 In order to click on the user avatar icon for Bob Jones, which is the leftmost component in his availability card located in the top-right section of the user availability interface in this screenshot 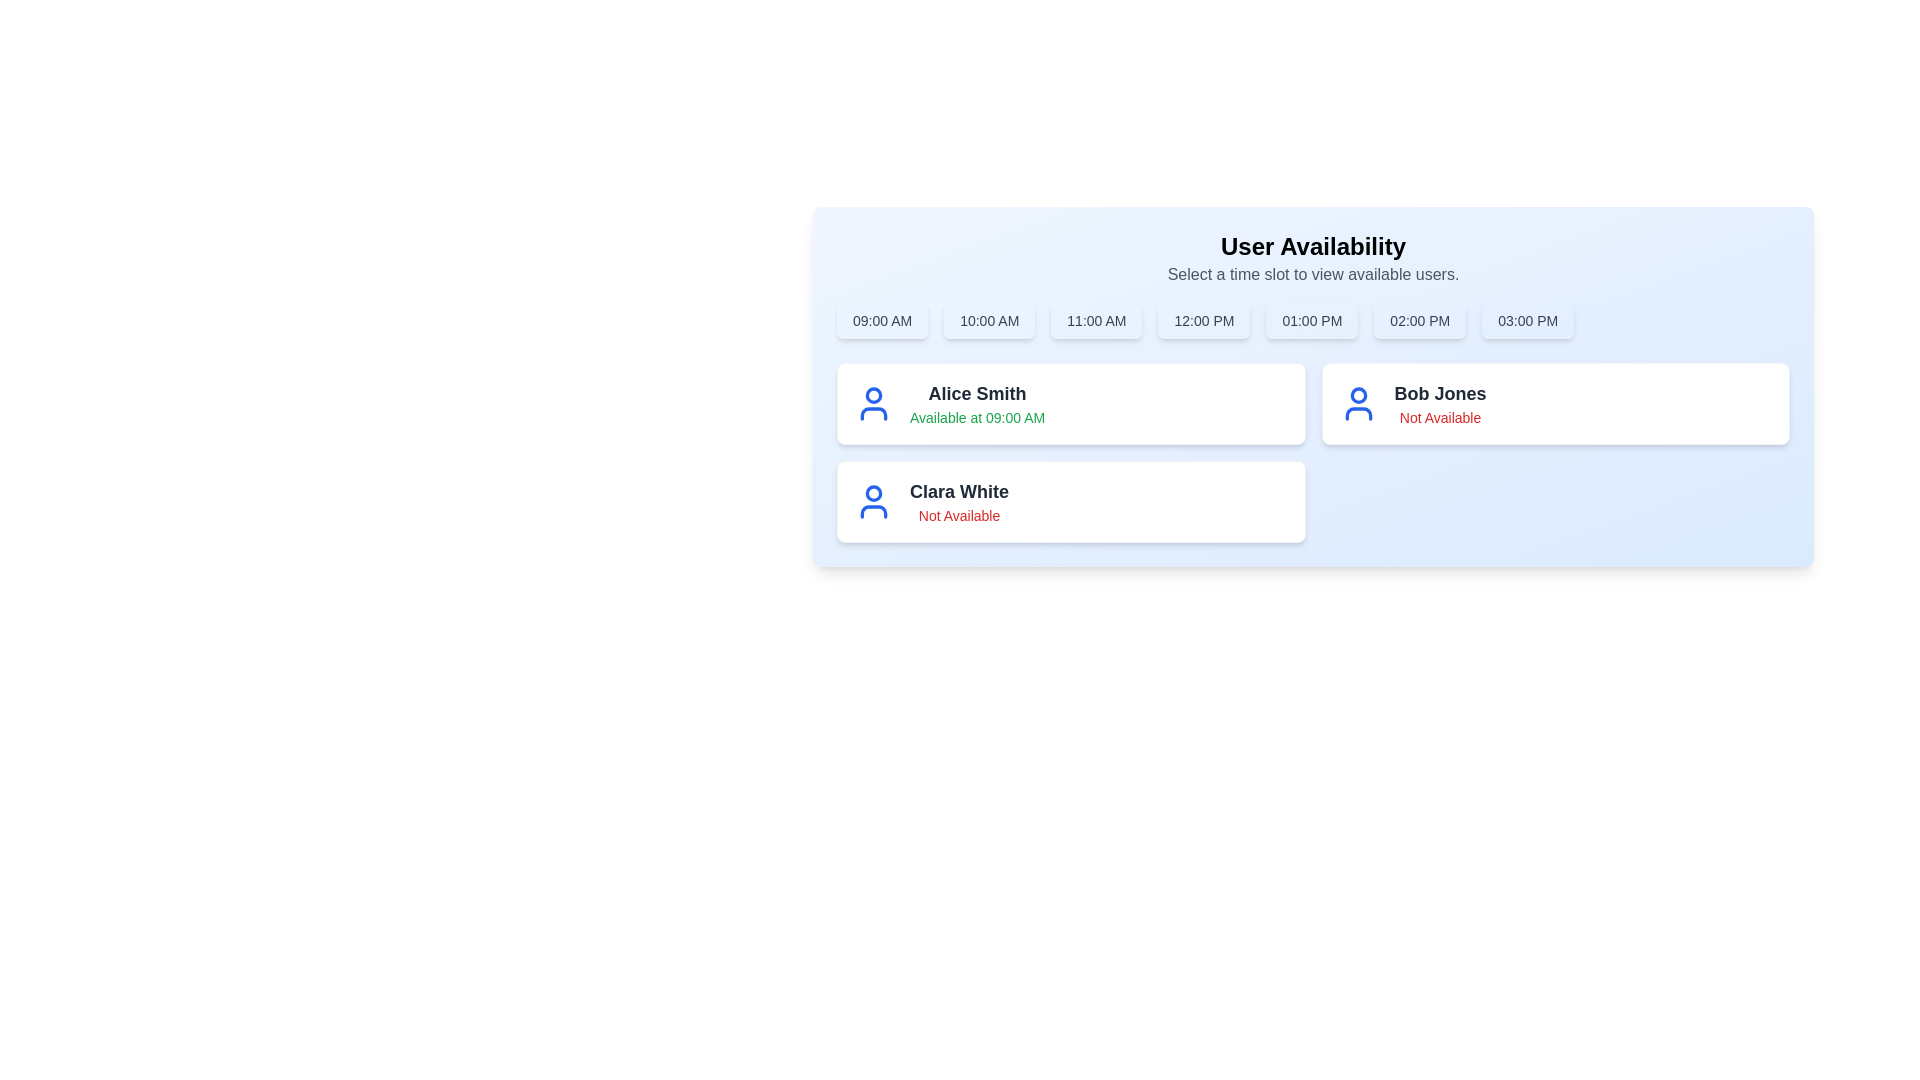, I will do `click(1358, 404)`.